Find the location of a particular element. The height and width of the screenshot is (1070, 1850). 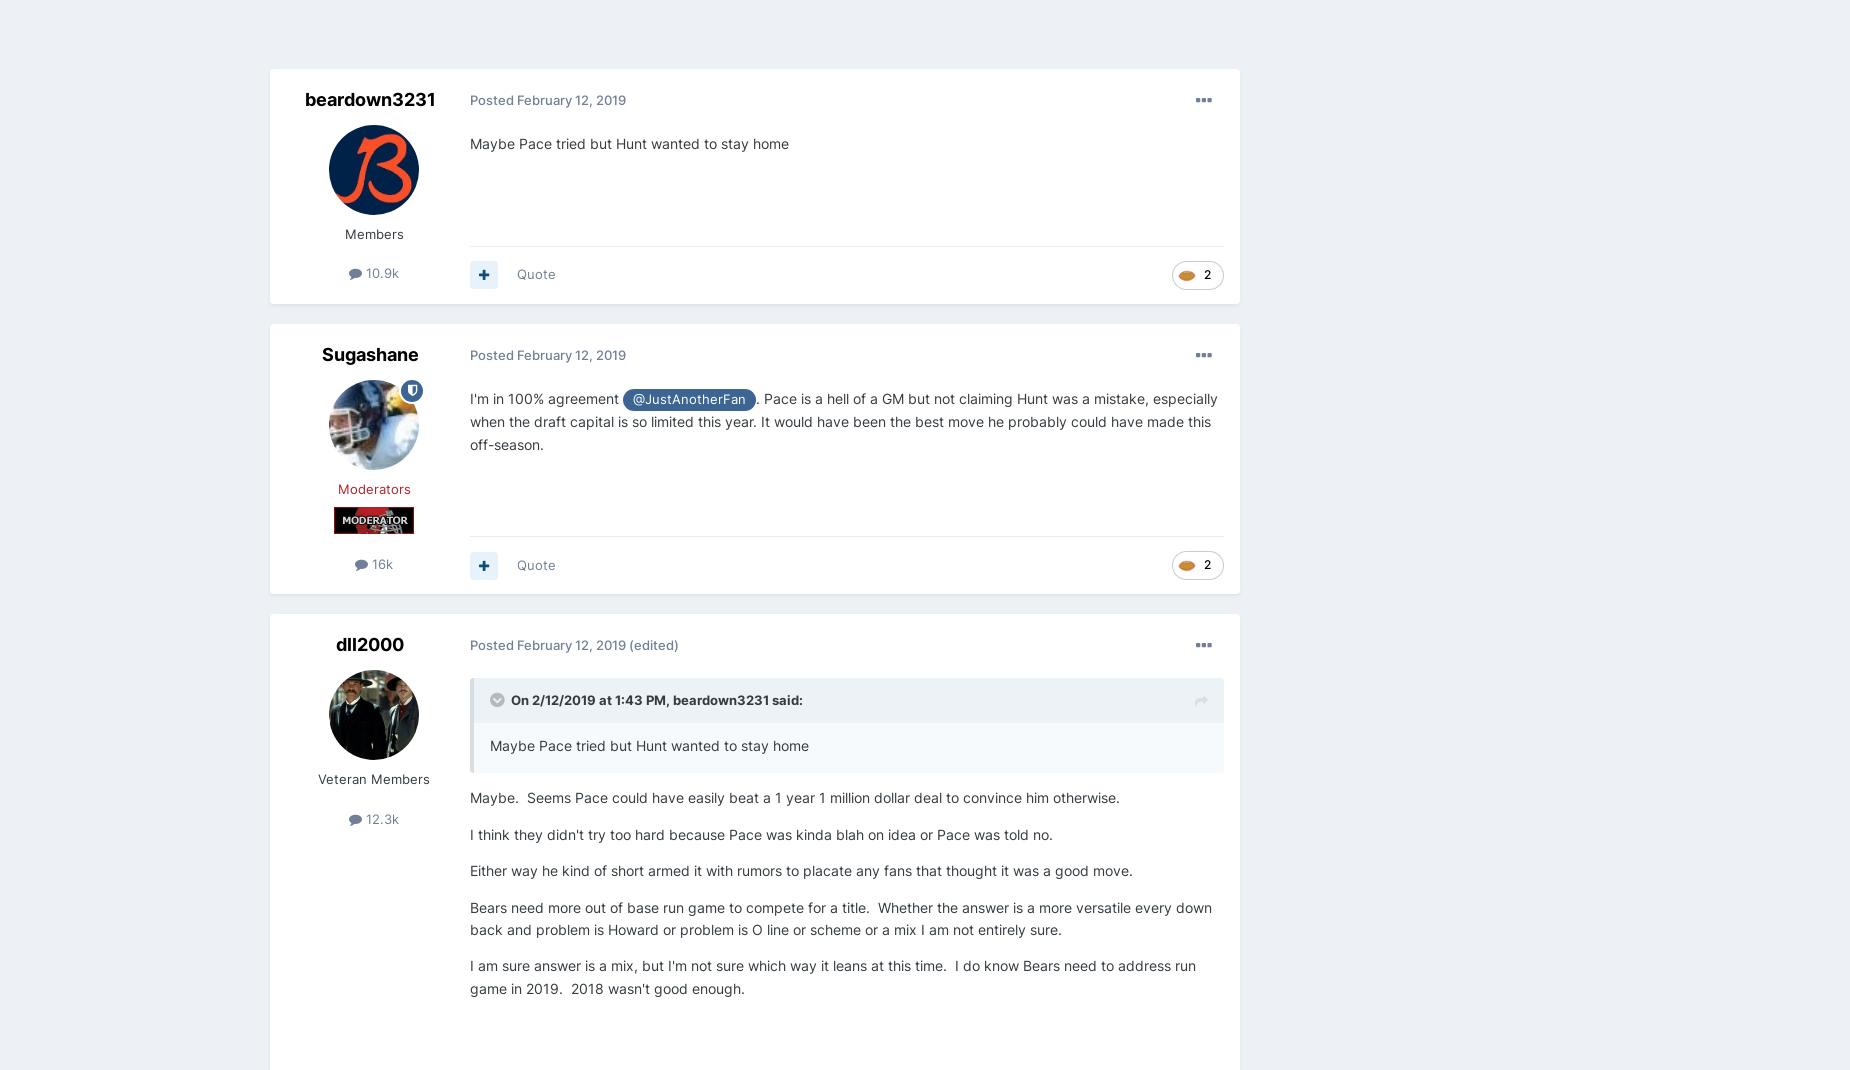

'12.3k' is located at coordinates (379, 818).